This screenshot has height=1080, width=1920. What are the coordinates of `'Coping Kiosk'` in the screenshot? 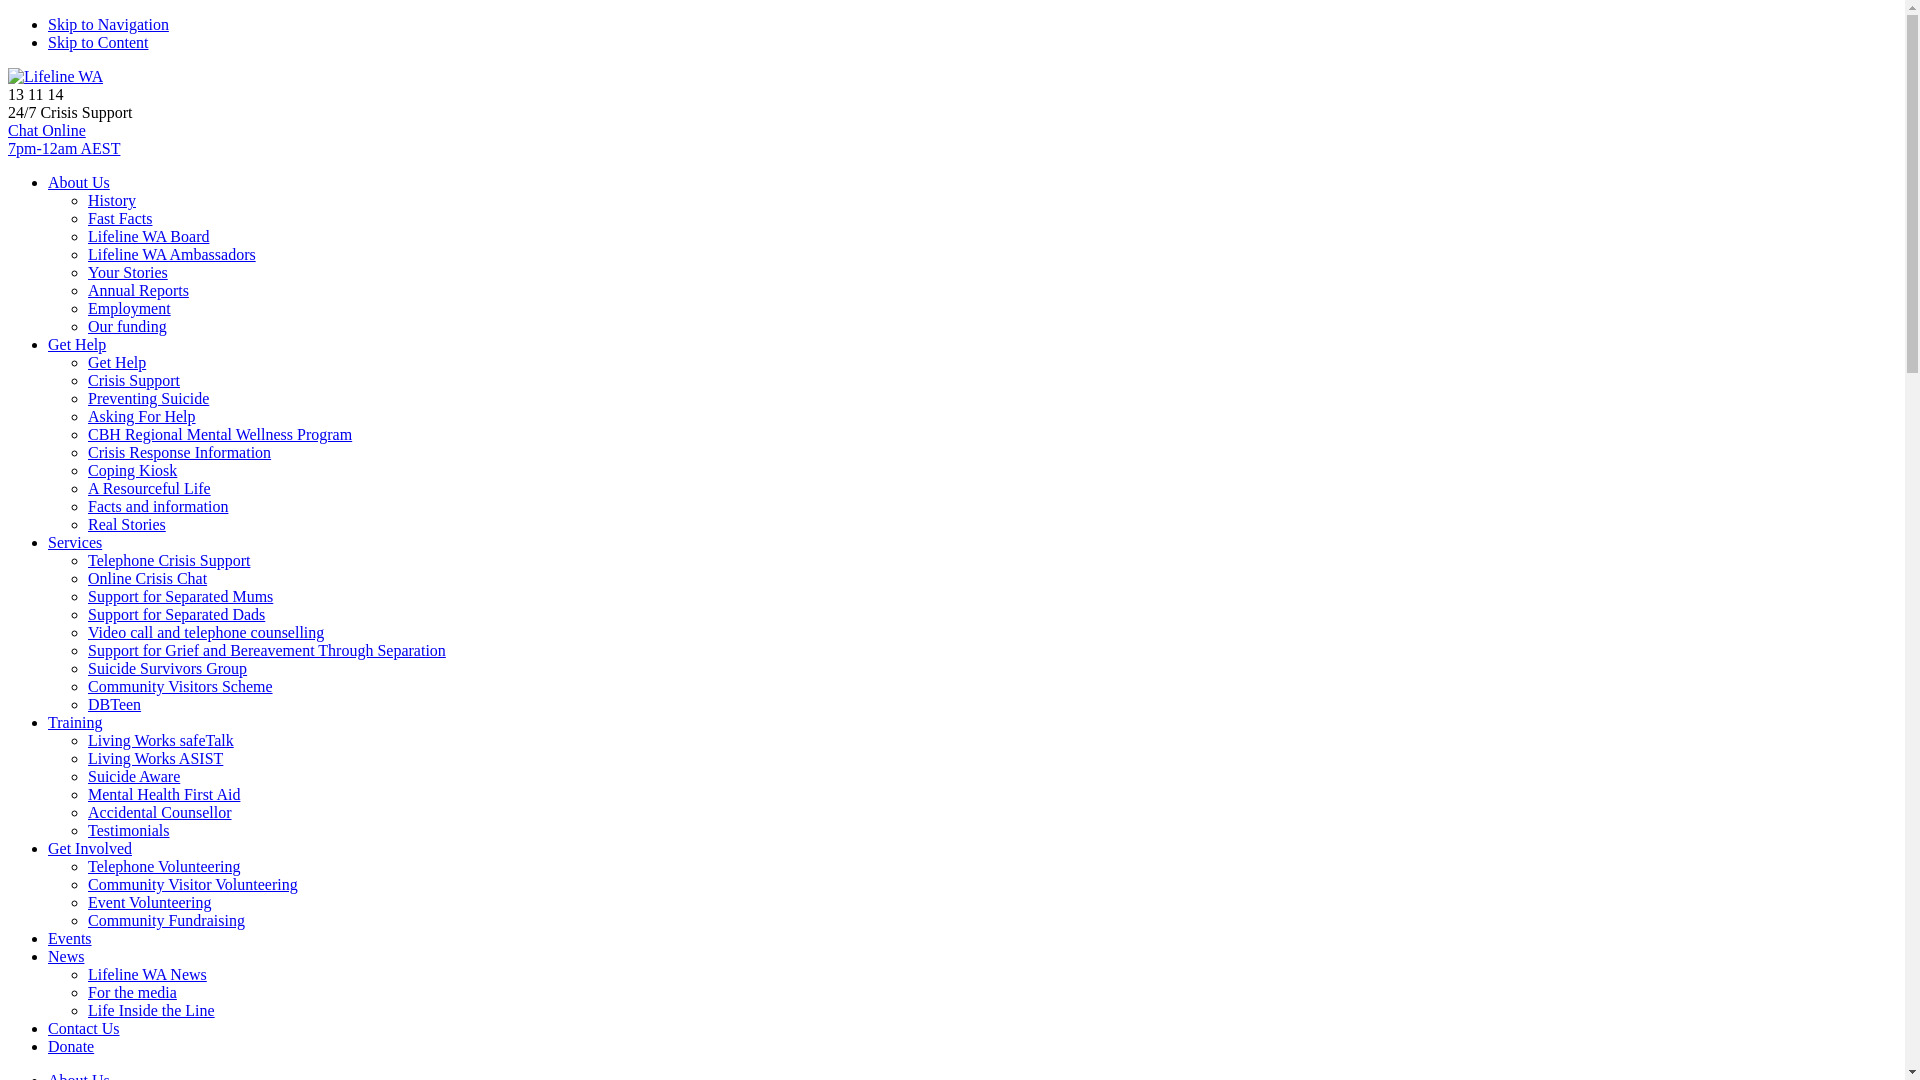 It's located at (131, 470).